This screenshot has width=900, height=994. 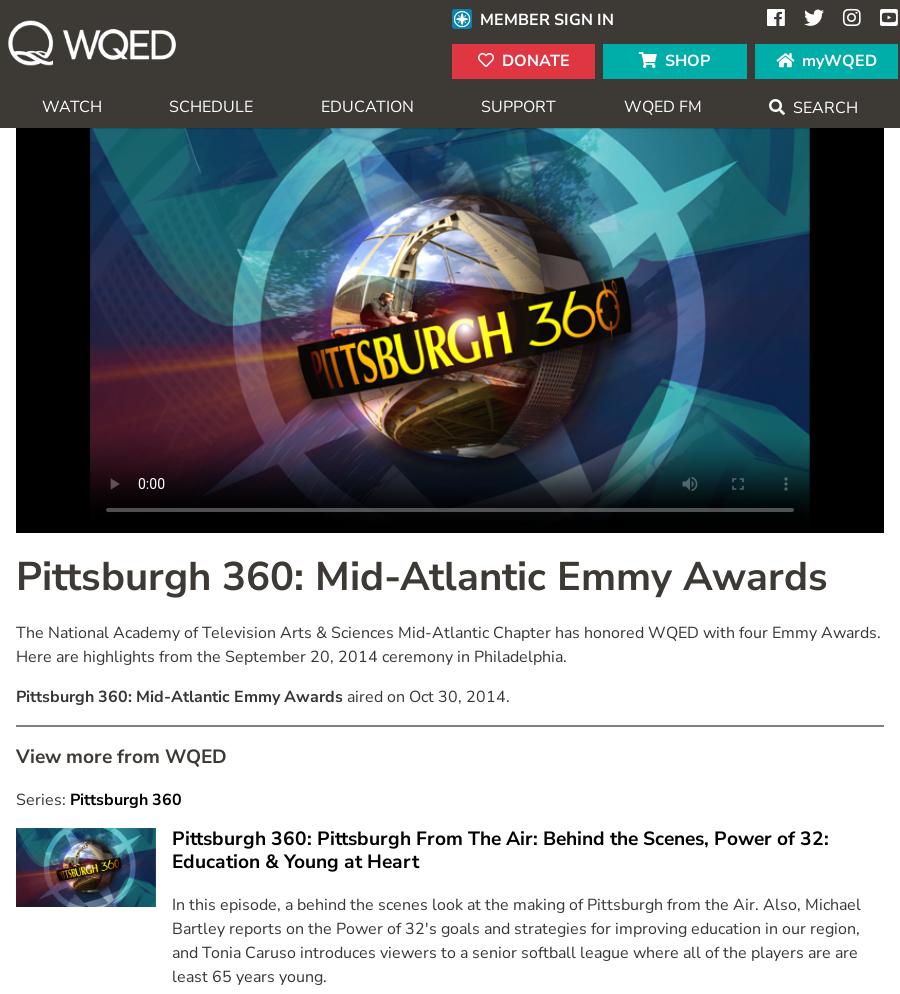 I want to click on 'Watch', so click(x=70, y=105).